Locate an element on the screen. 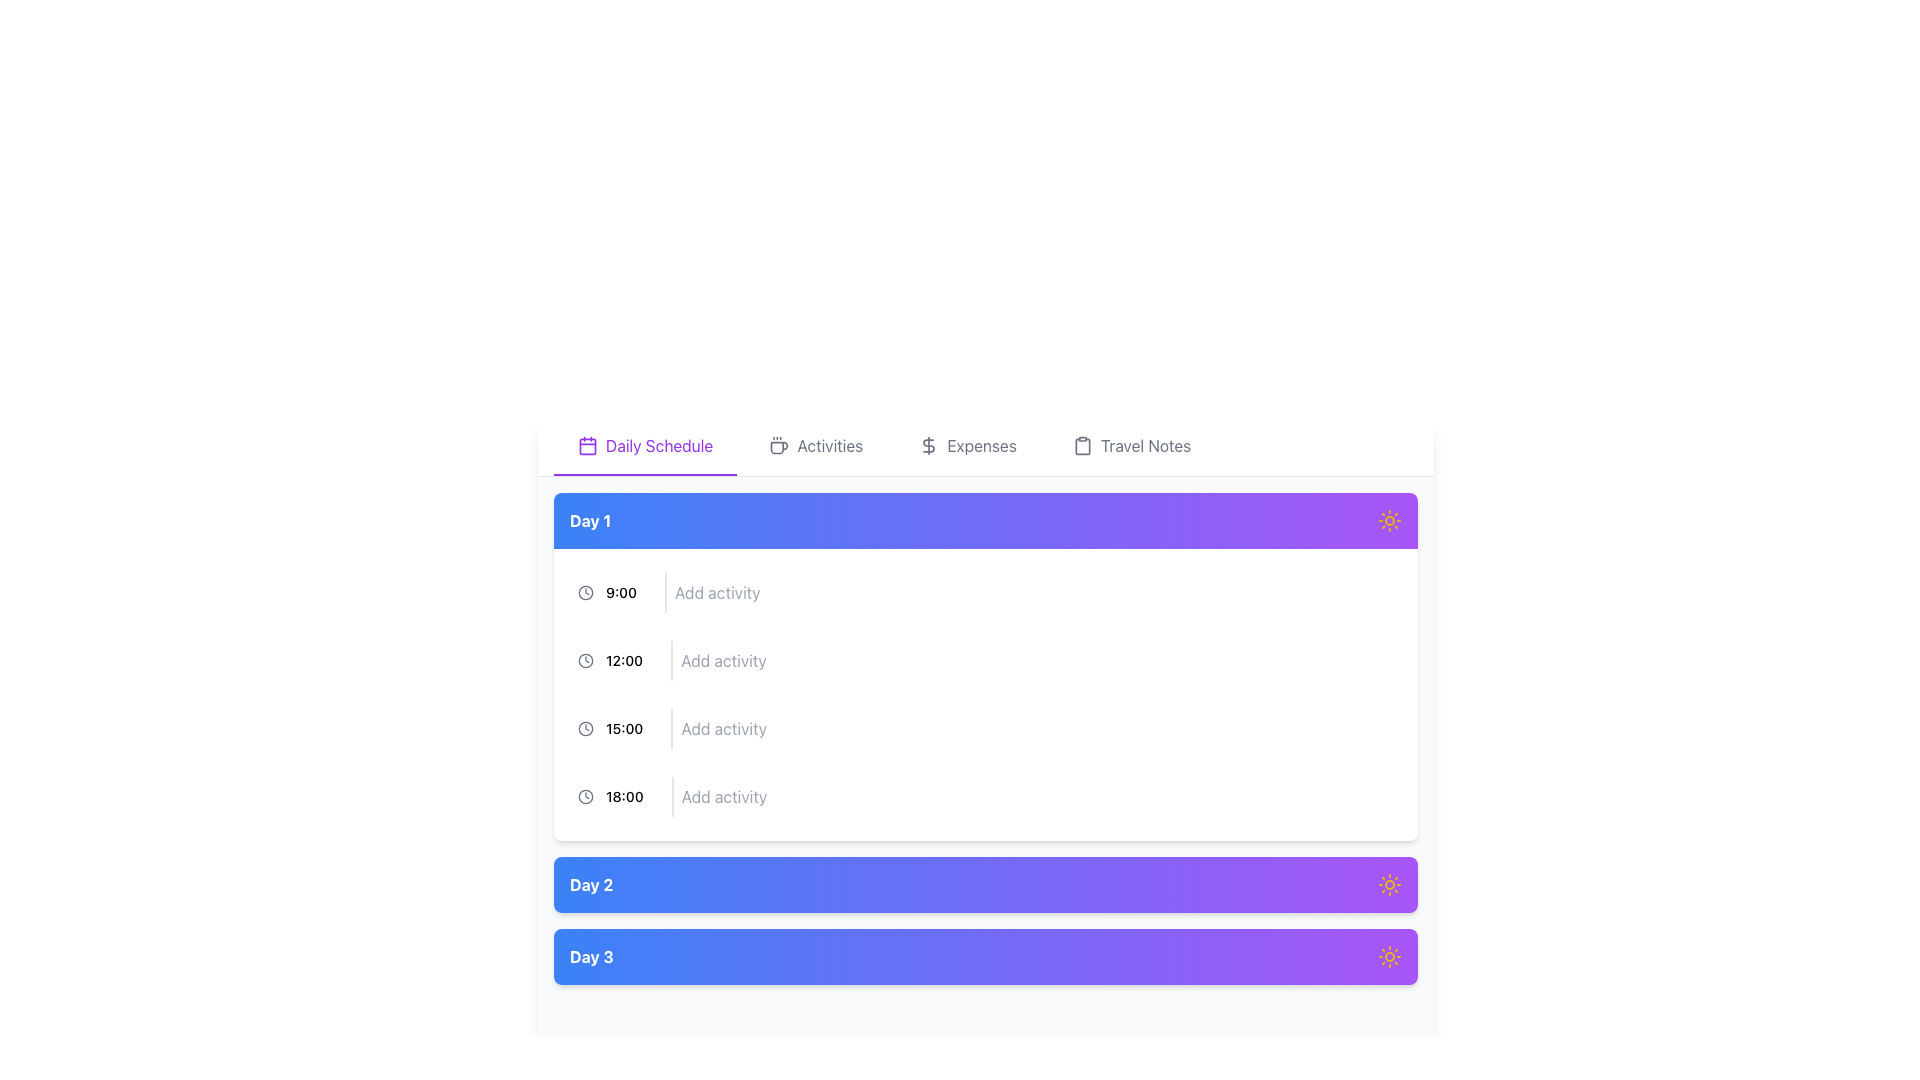 This screenshot has width=1920, height=1080. the dollar sign icon located in the navigation bar to the left of the 'Expenses' text is located at coordinates (928, 445).